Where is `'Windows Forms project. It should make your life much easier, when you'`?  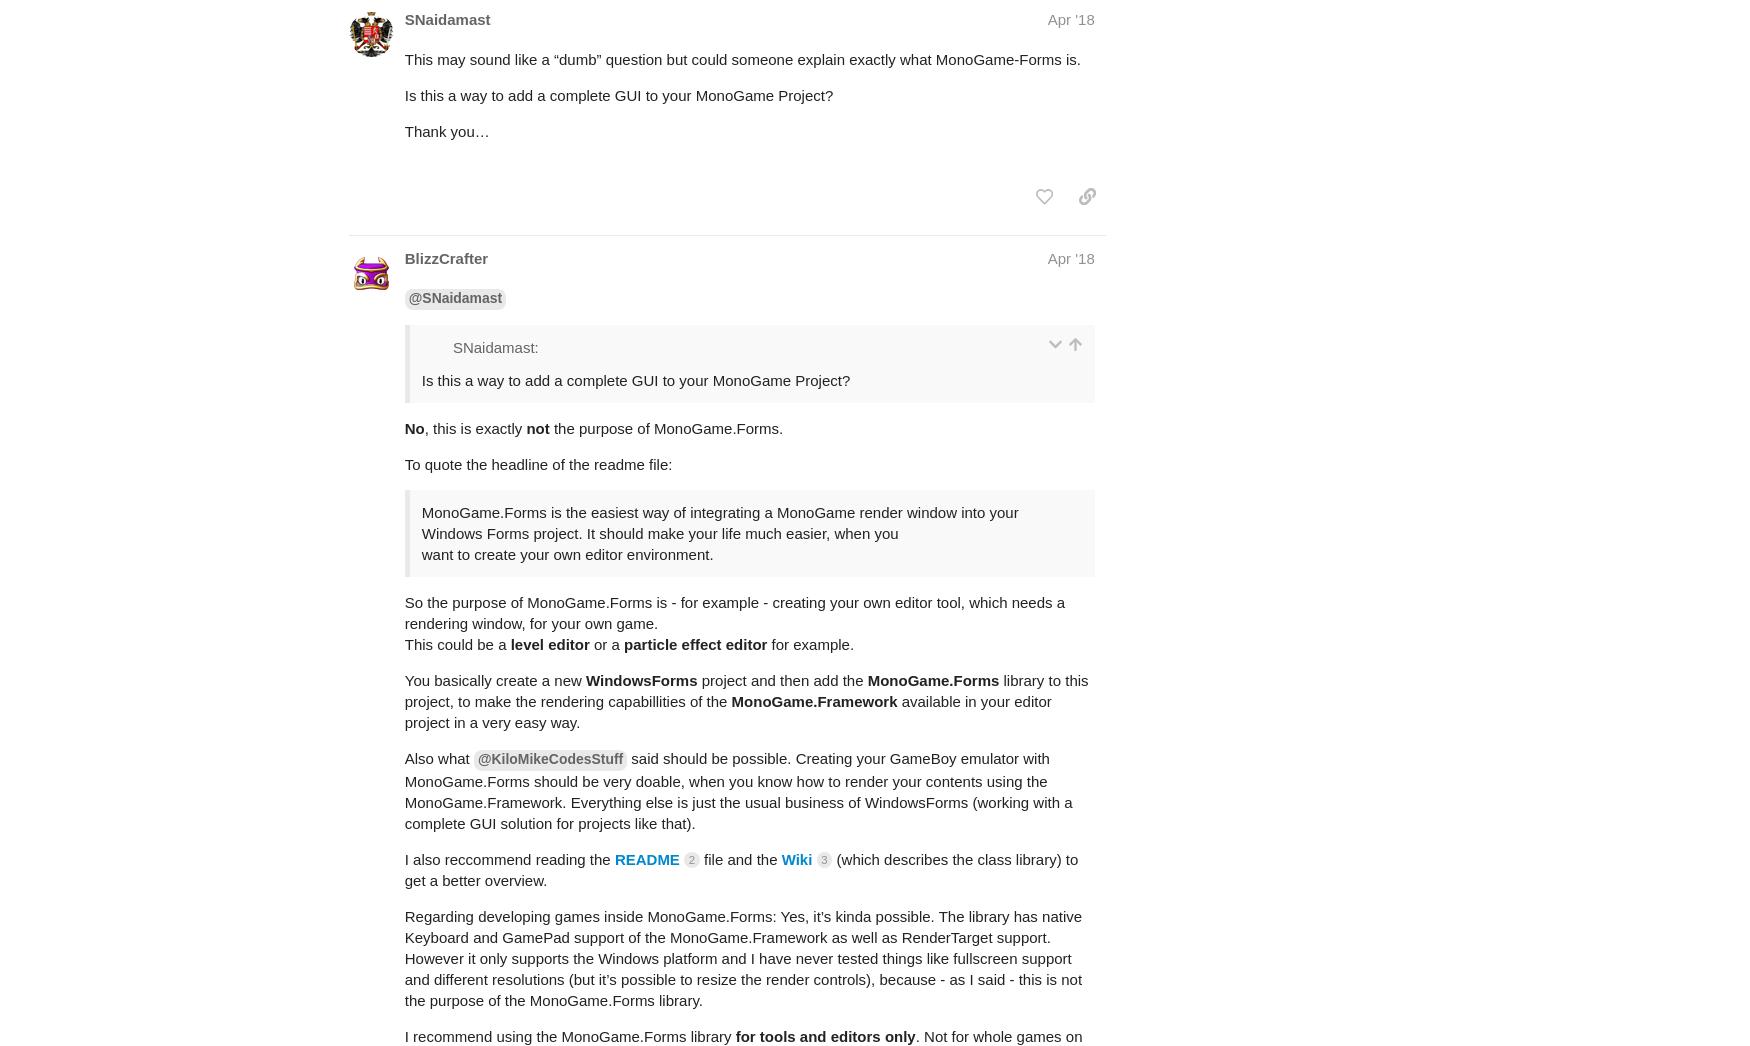
'Windows Forms project. It should make your life much easier, when you' is located at coordinates (658, 453).